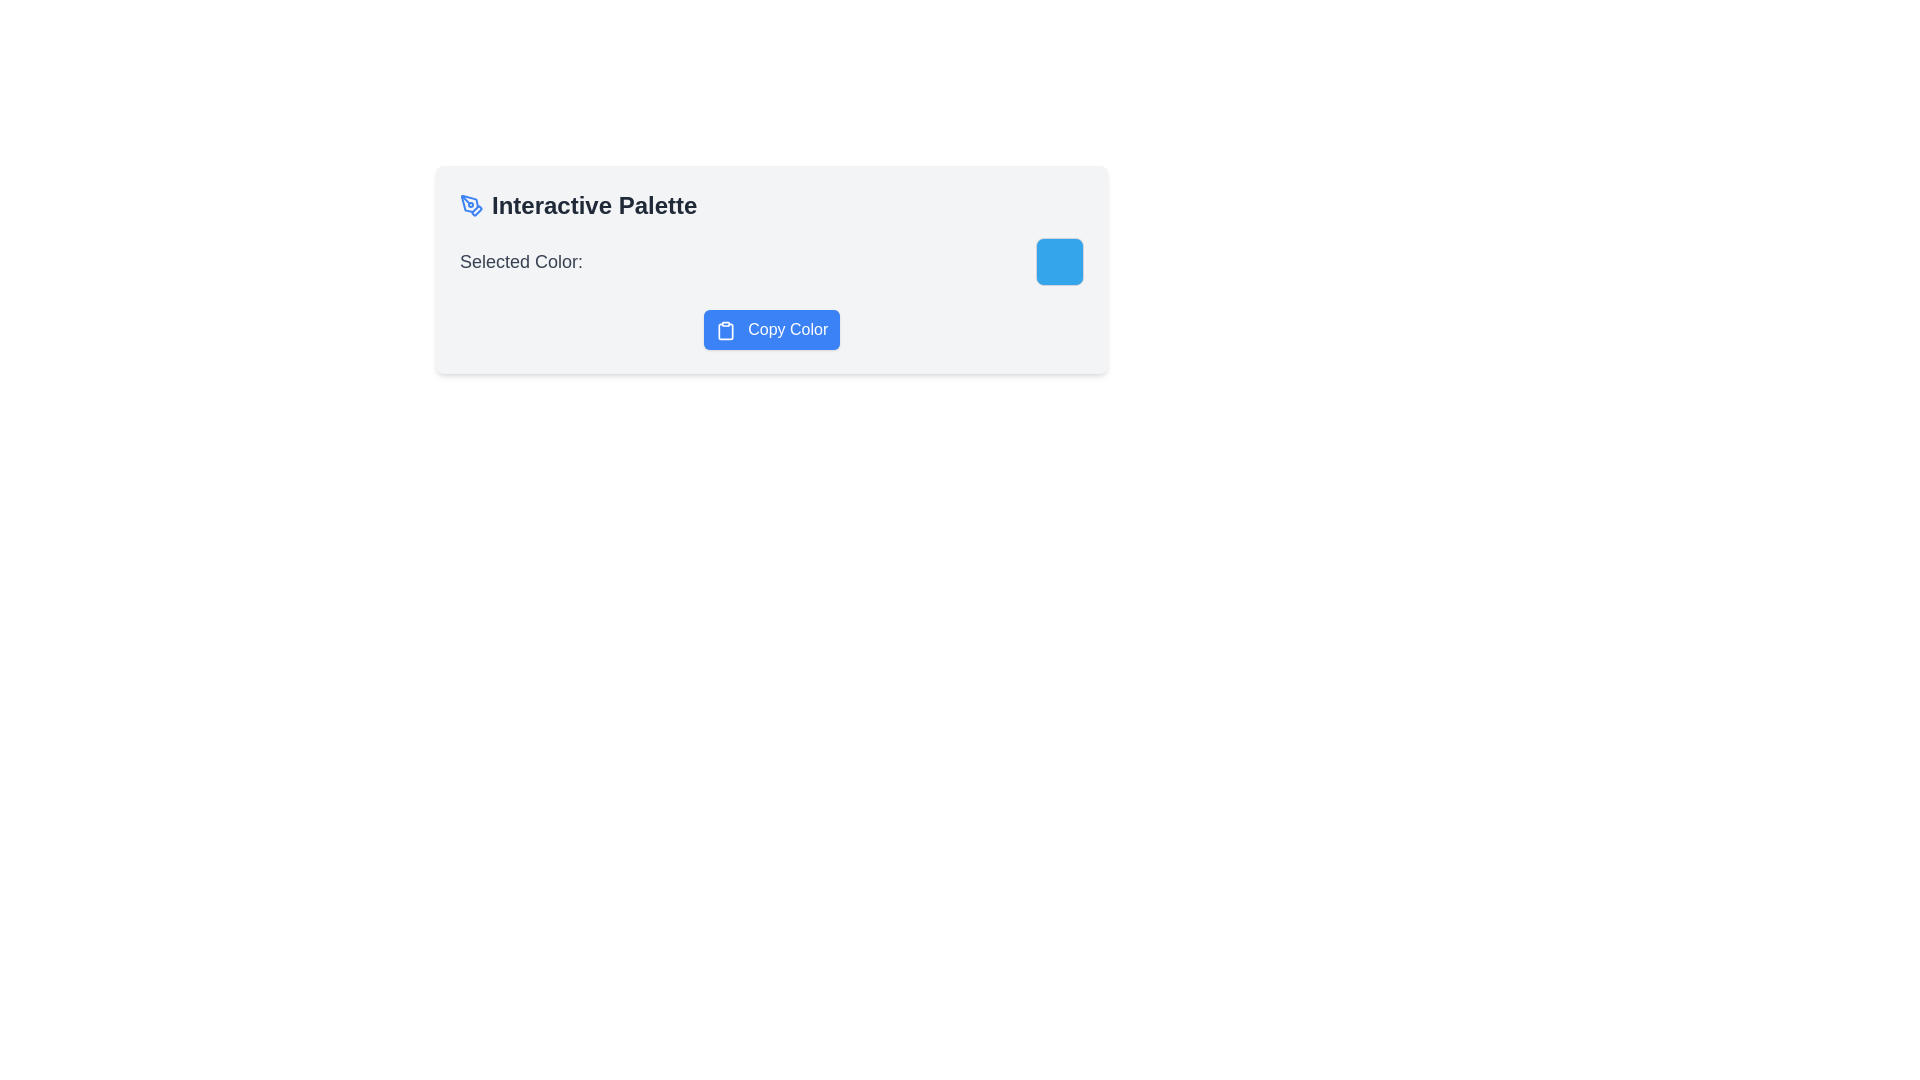 The height and width of the screenshot is (1080, 1920). What do you see at coordinates (521, 261) in the screenshot?
I see `the text label displaying 'Selected Color:' which is styled in gray and positioned to the left of a blue square element` at bounding box center [521, 261].